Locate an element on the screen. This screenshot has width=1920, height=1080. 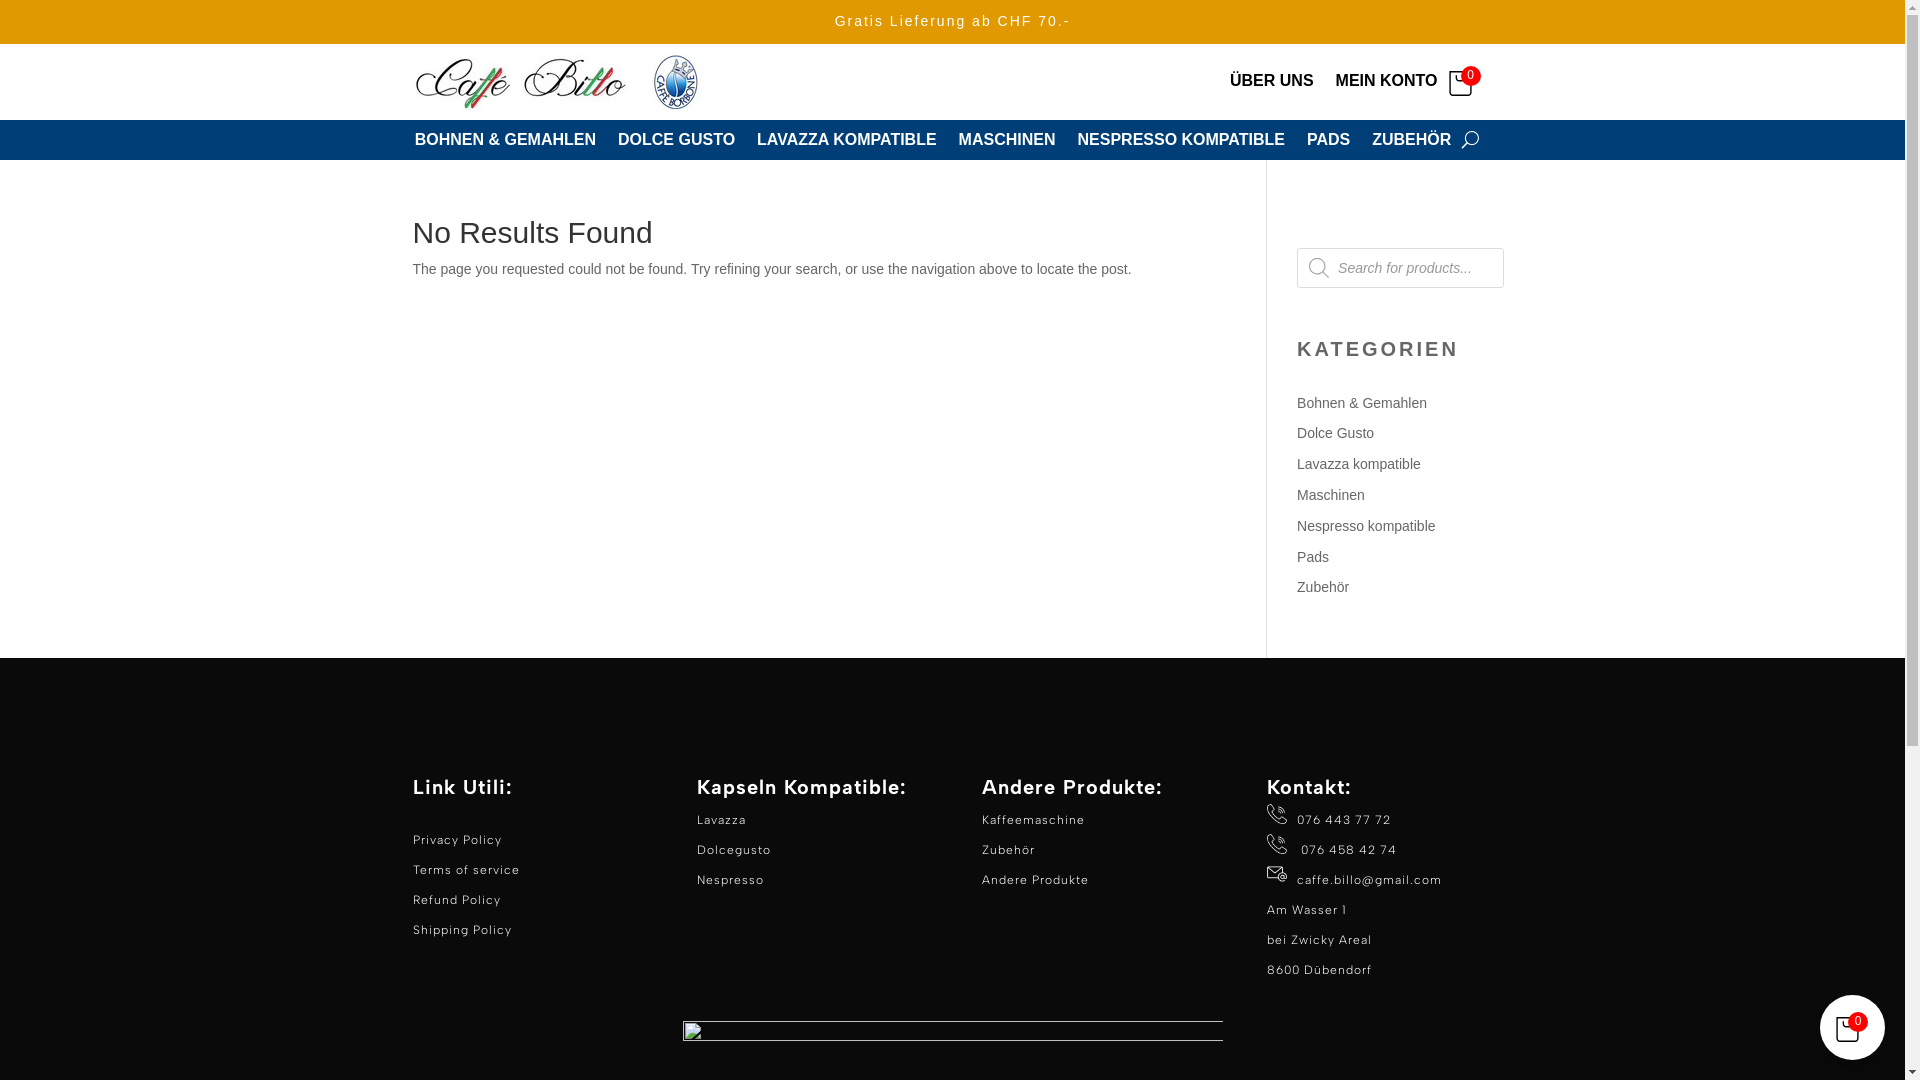
'caffe.billo@gmail.com' is located at coordinates (1296, 878).